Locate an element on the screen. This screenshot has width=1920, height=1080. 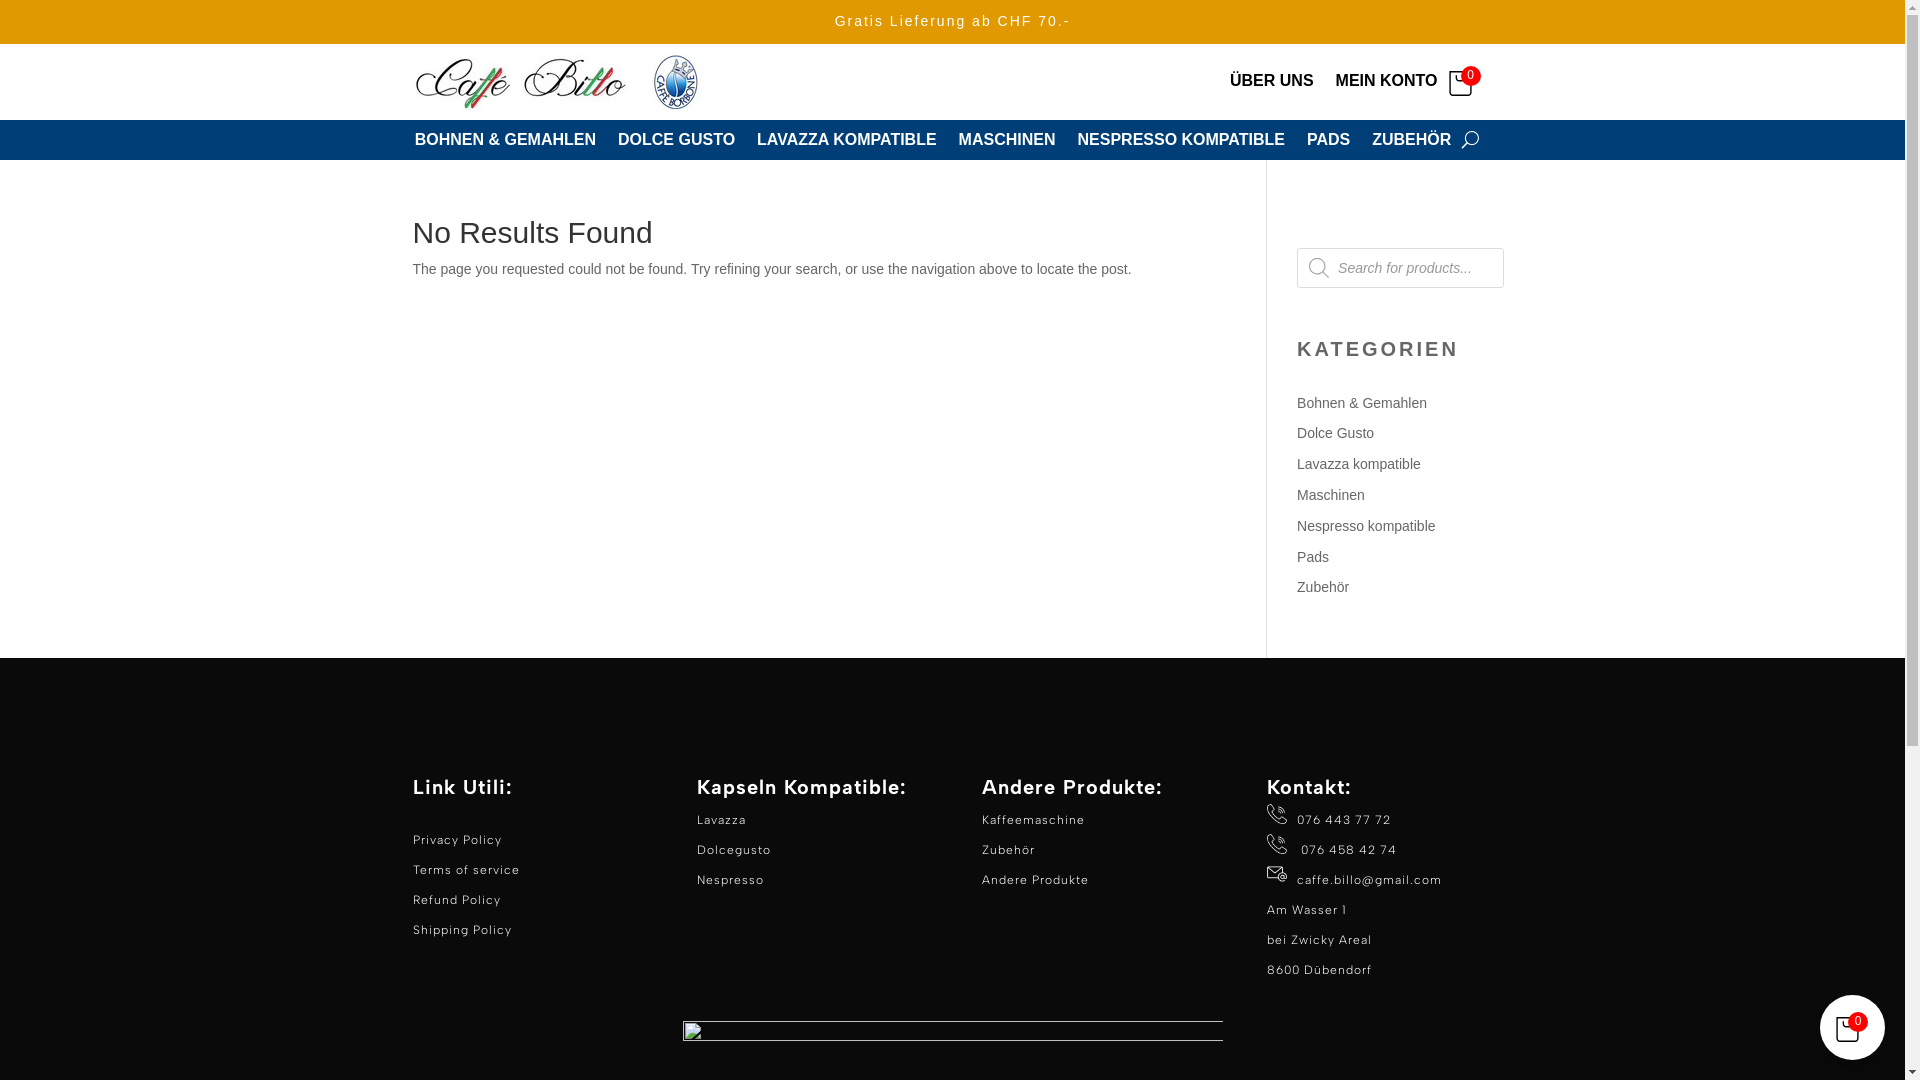
'caffe.billo@gmail.com' is located at coordinates (1296, 878).